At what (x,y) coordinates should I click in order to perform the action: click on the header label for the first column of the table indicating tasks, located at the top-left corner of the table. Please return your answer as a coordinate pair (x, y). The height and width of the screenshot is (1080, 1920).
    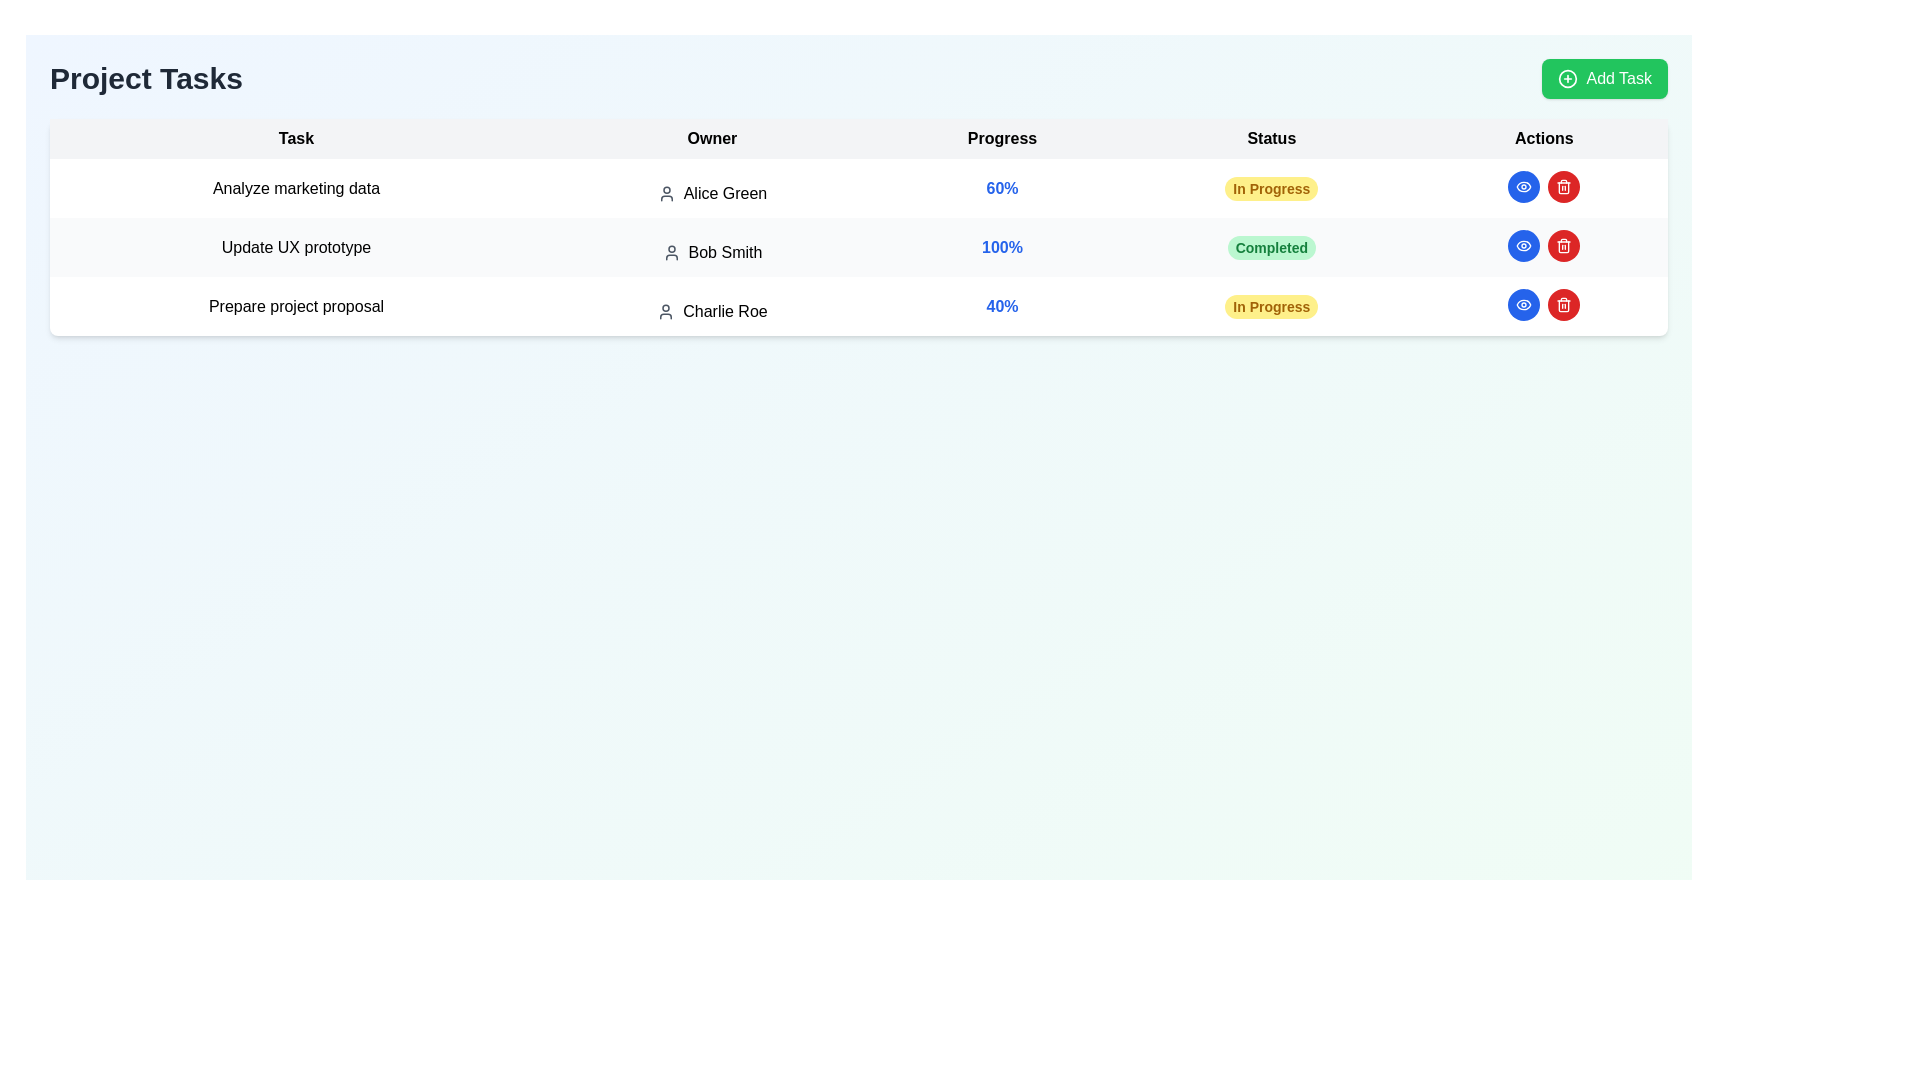
    Looking at the image, I should click on (295, 137).